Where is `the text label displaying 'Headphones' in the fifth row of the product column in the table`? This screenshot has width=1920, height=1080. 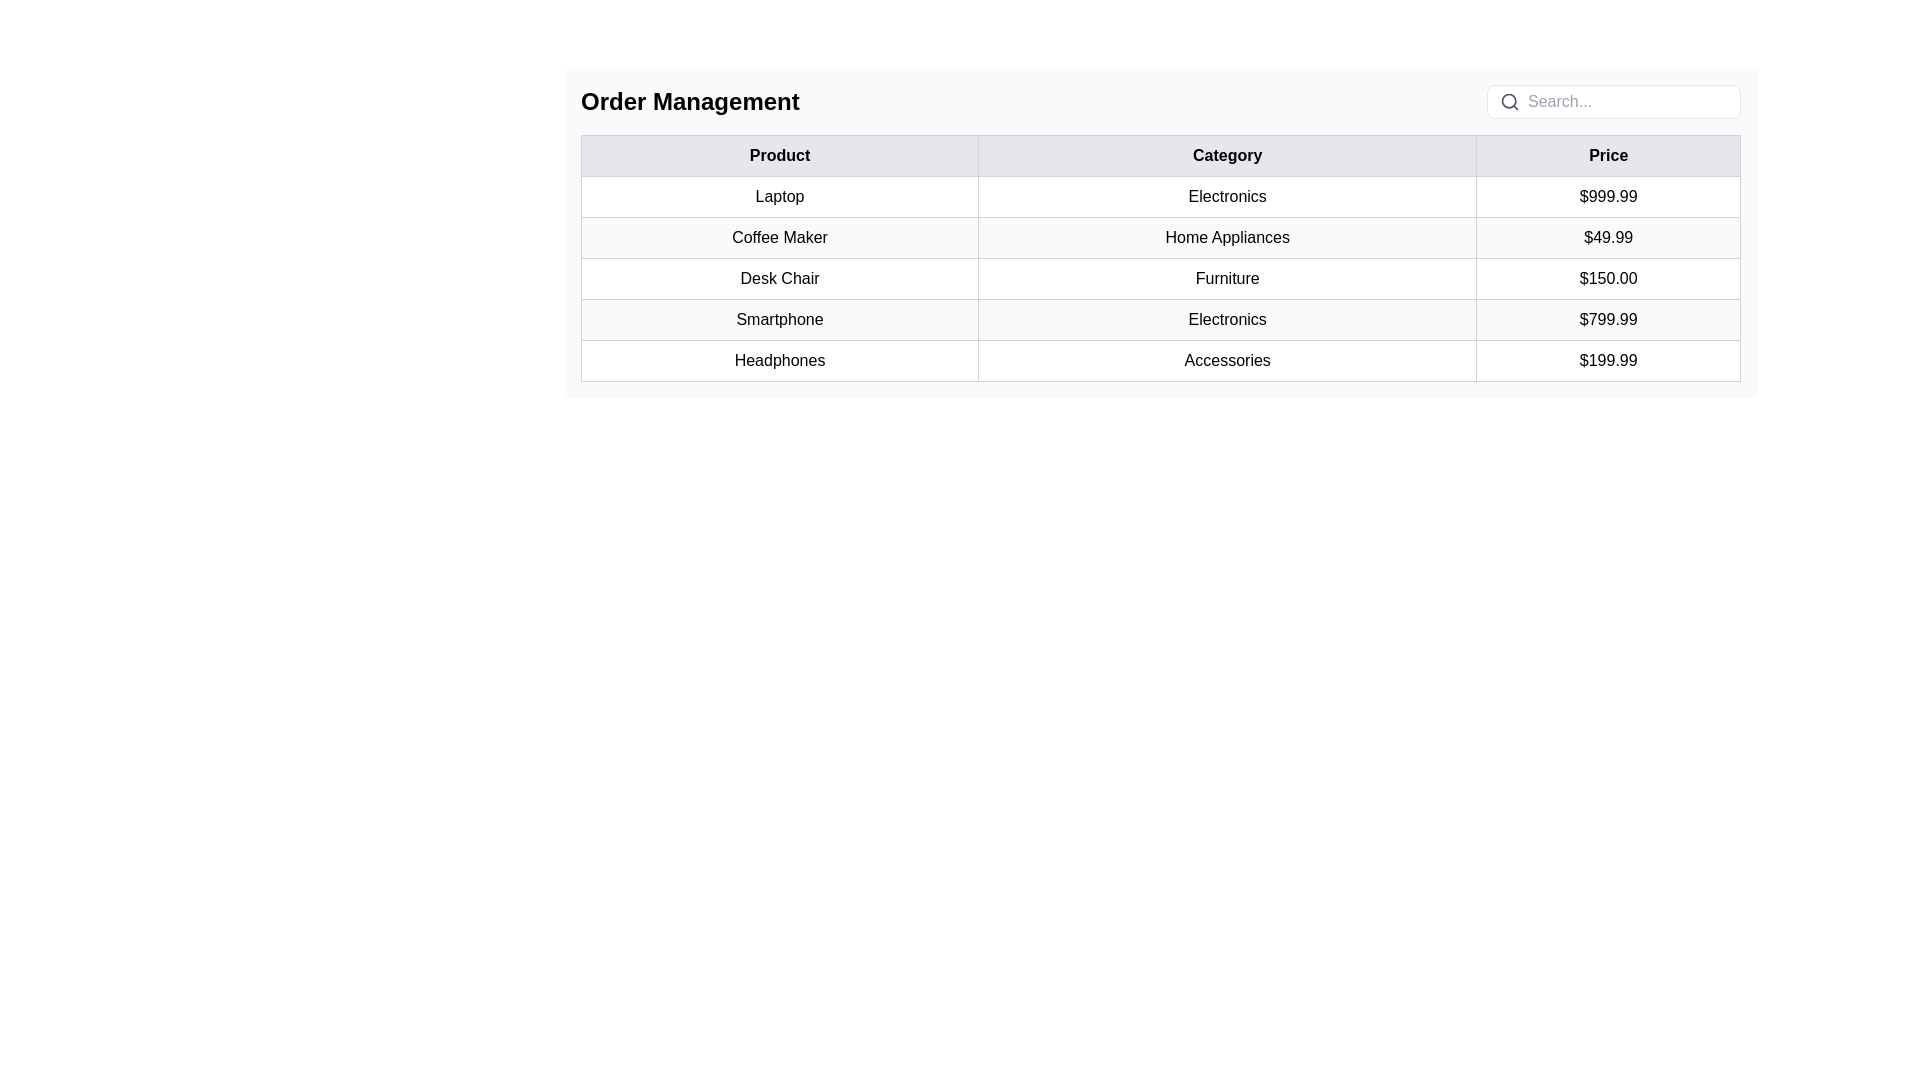
the text label displaying 'Headphones' in the fifth row of the product column in the table is located at coordinates (779, 361).